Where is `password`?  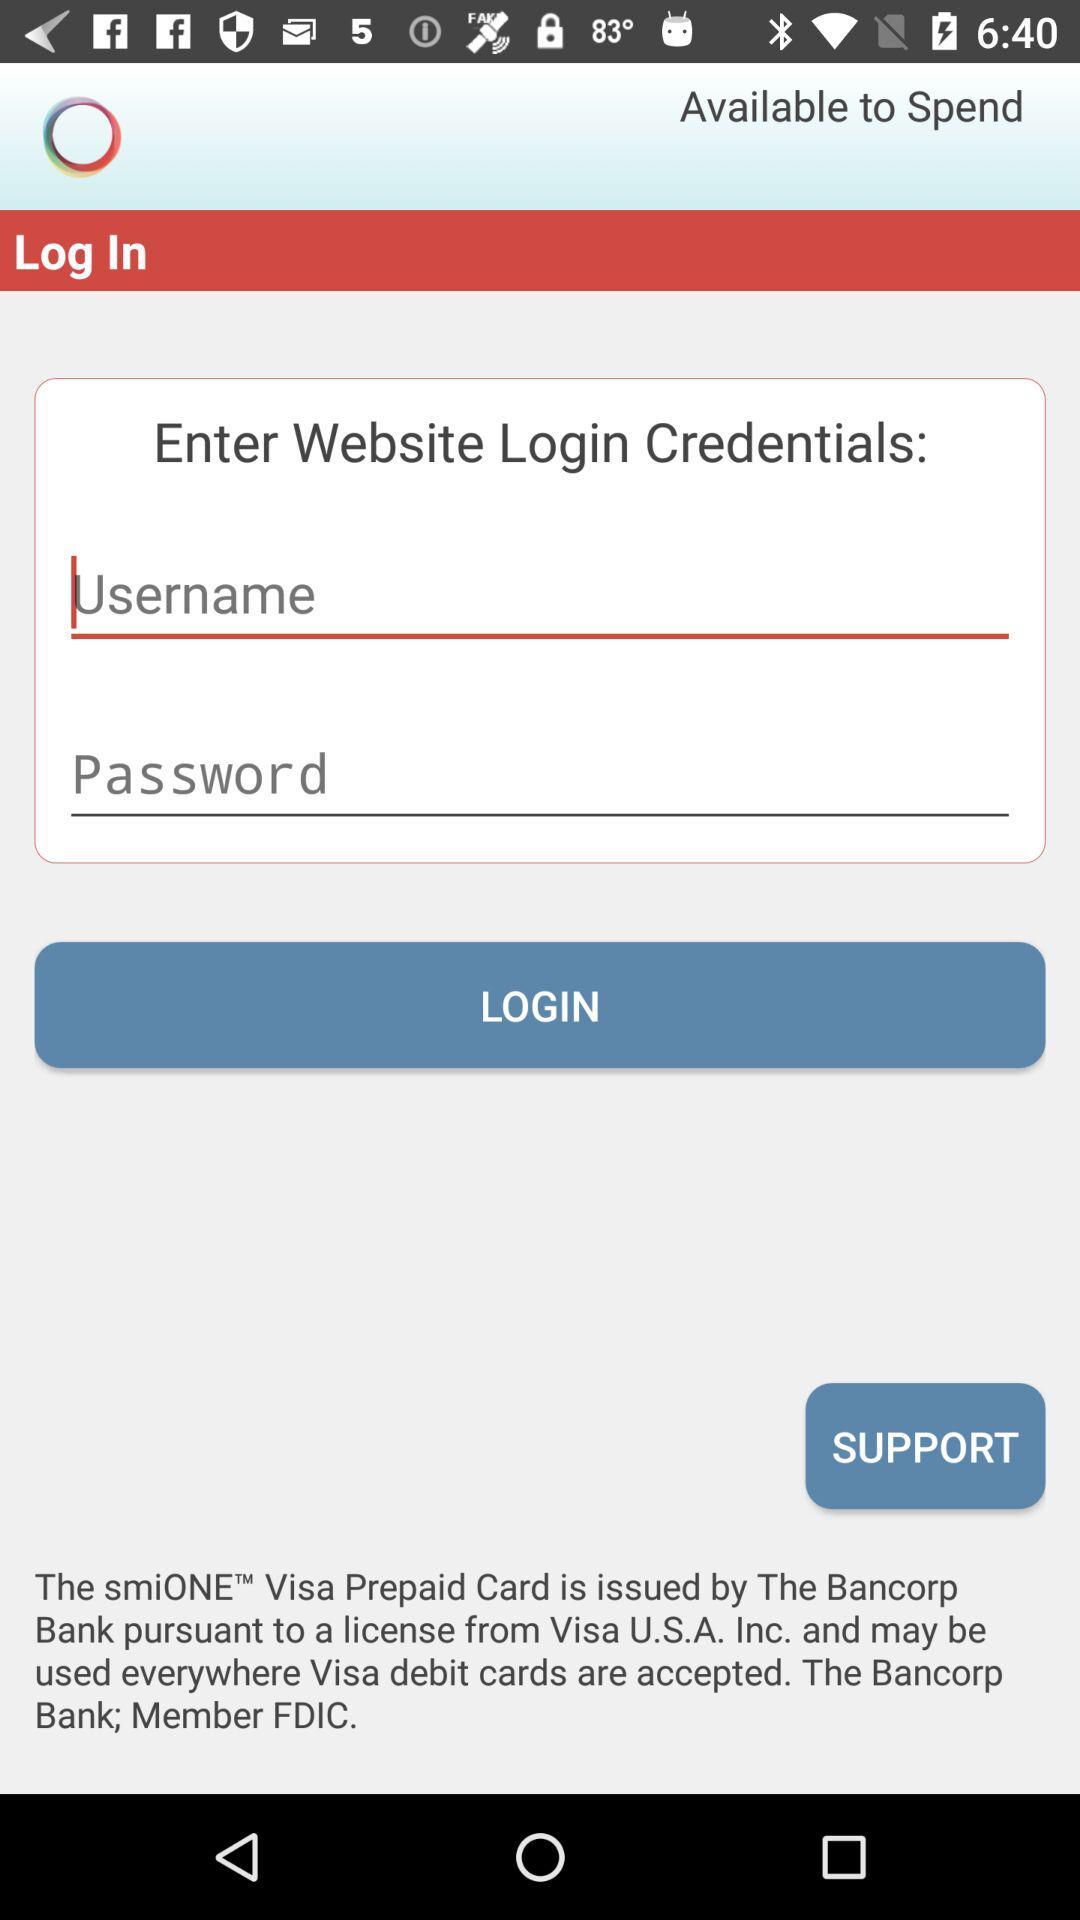
password is located at coordinates (540, 772).